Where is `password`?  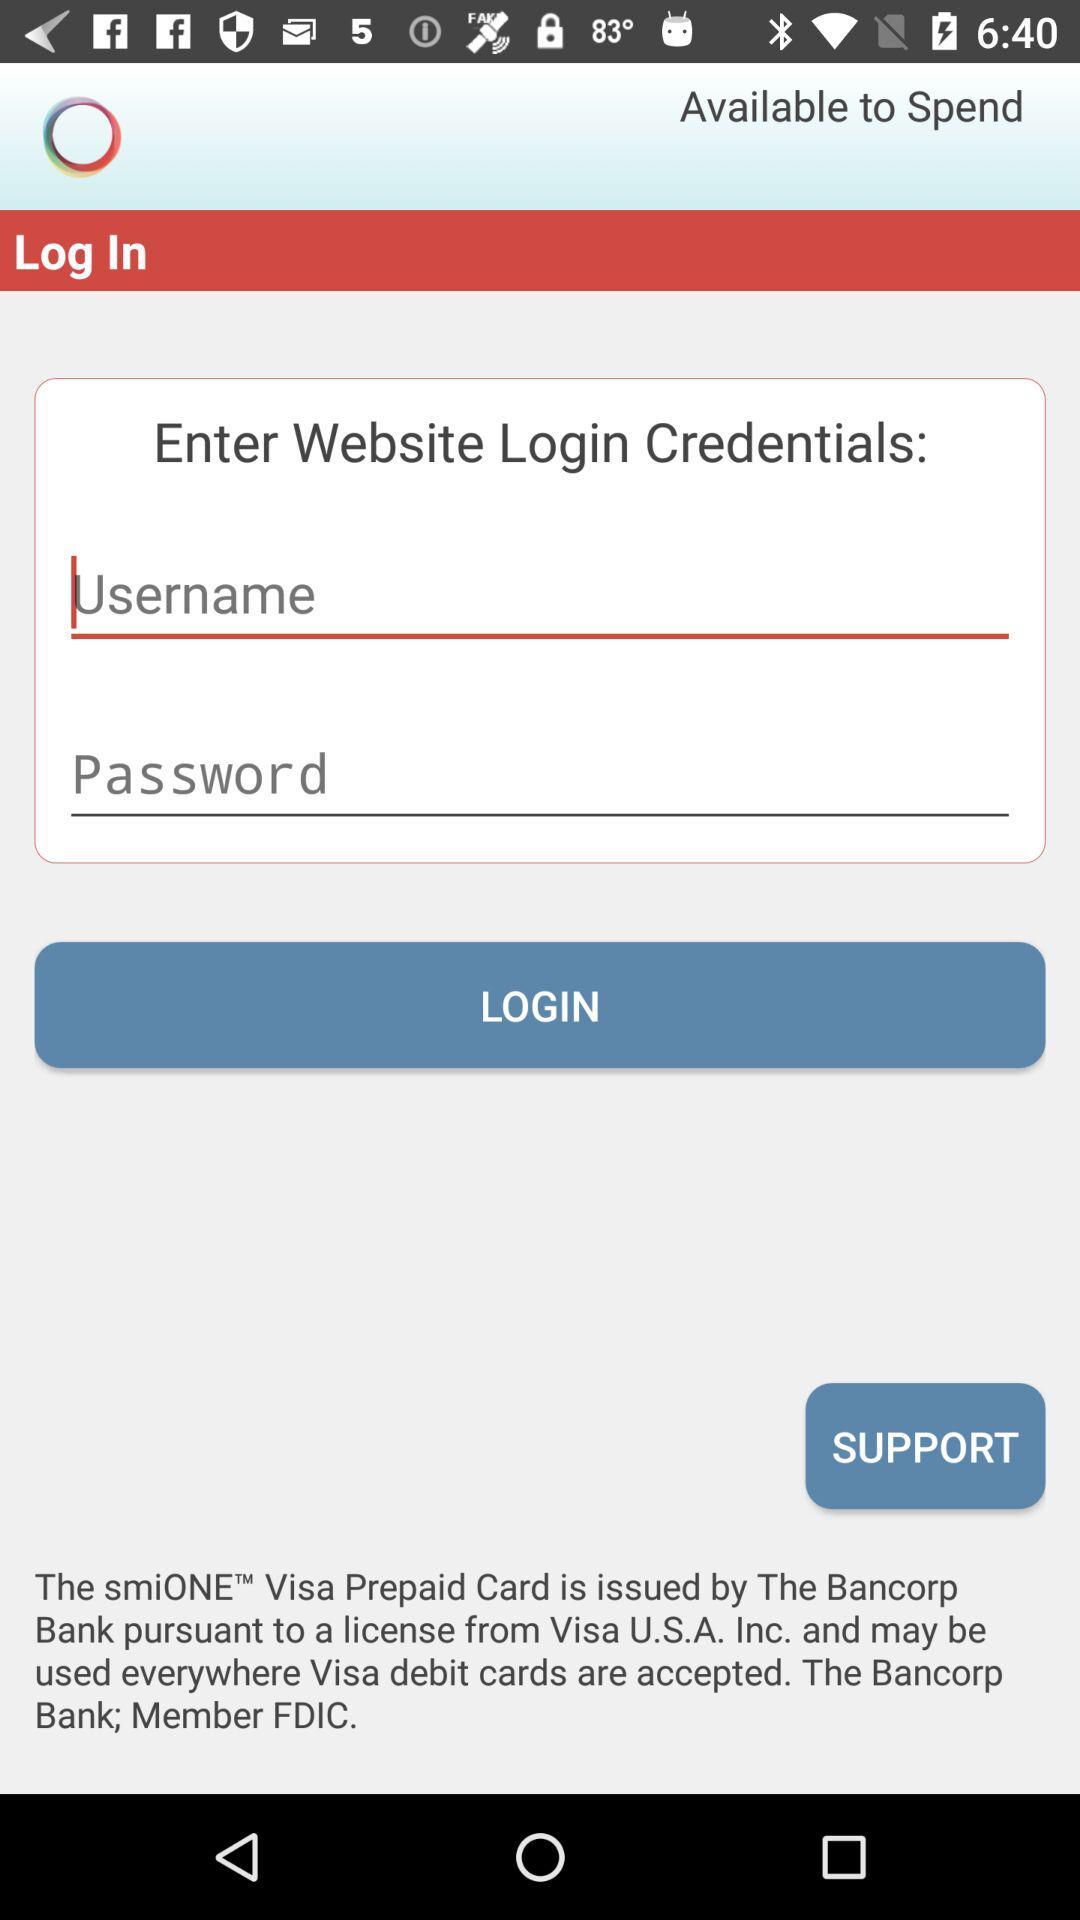
password is located at coordinates (540, 772).